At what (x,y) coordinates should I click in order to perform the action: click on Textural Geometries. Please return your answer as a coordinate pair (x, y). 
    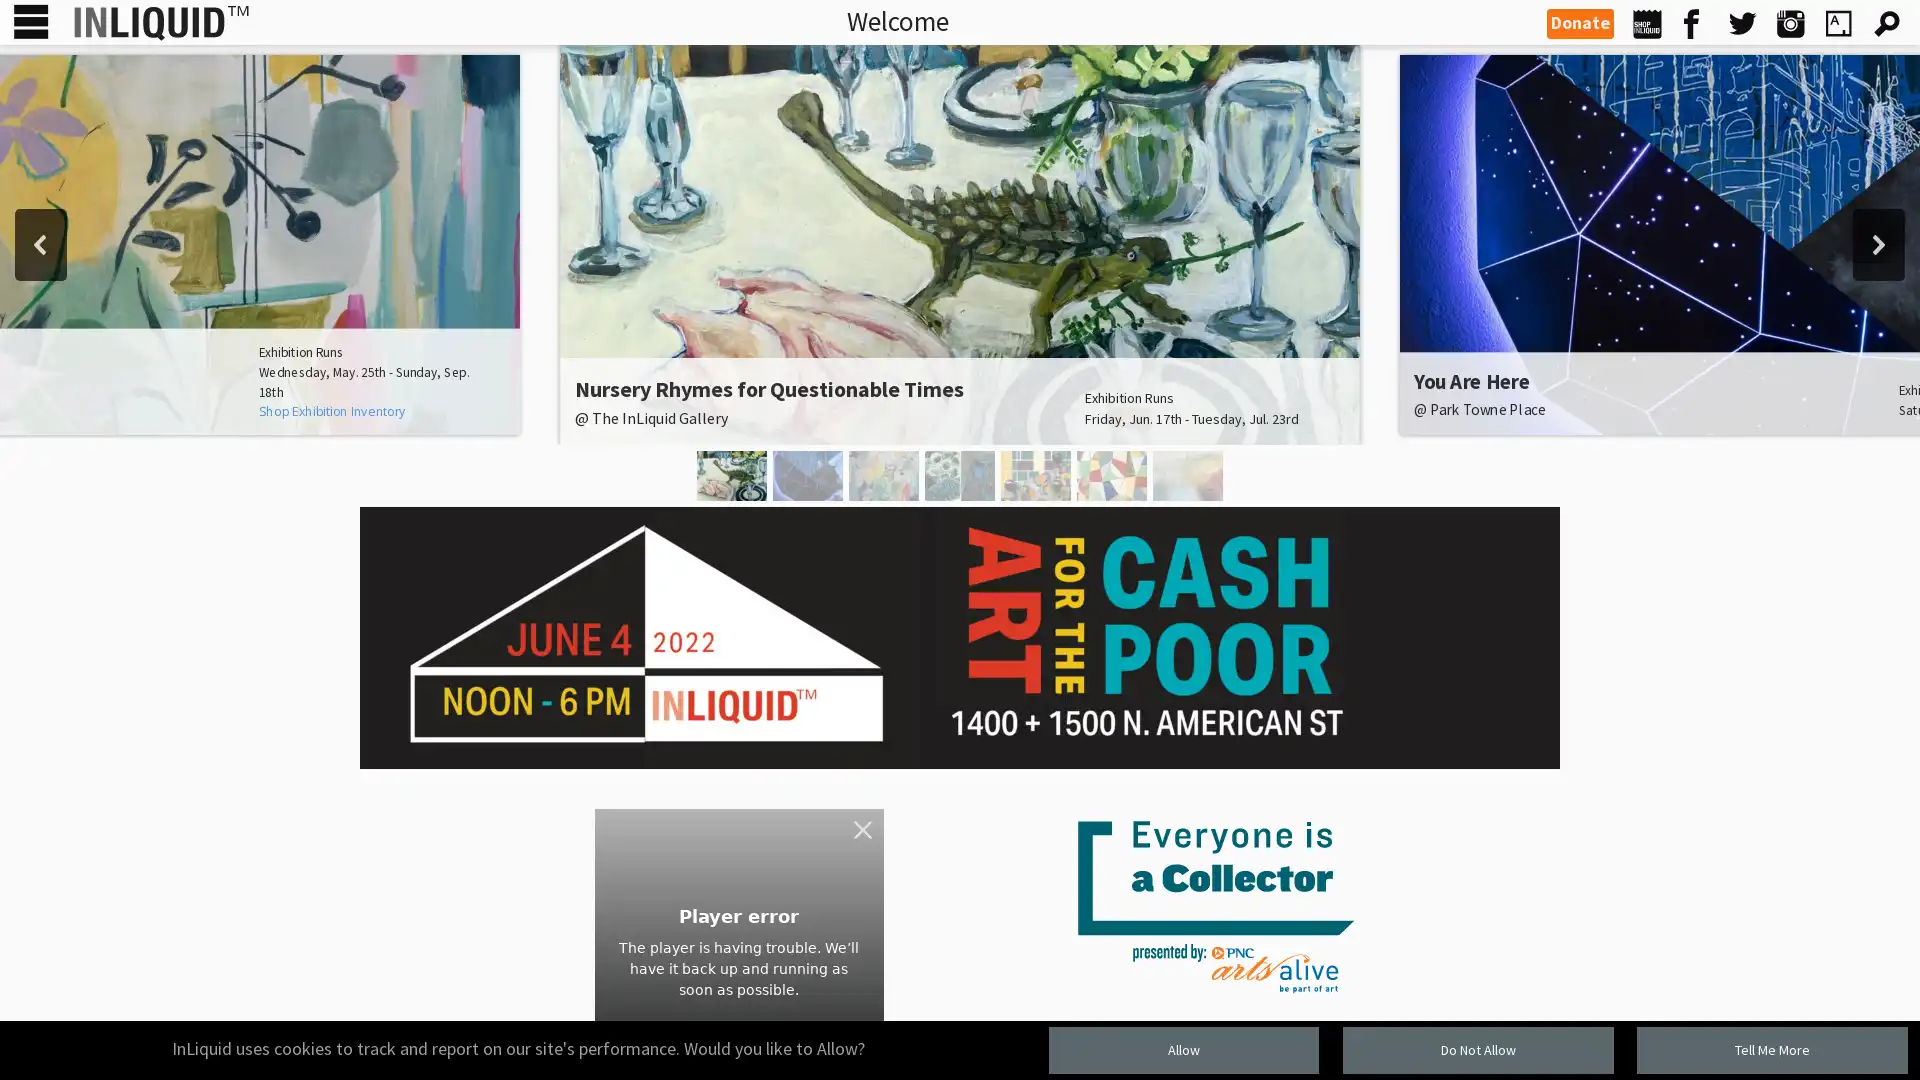
    Looking at the image, I should click on (960, 475).